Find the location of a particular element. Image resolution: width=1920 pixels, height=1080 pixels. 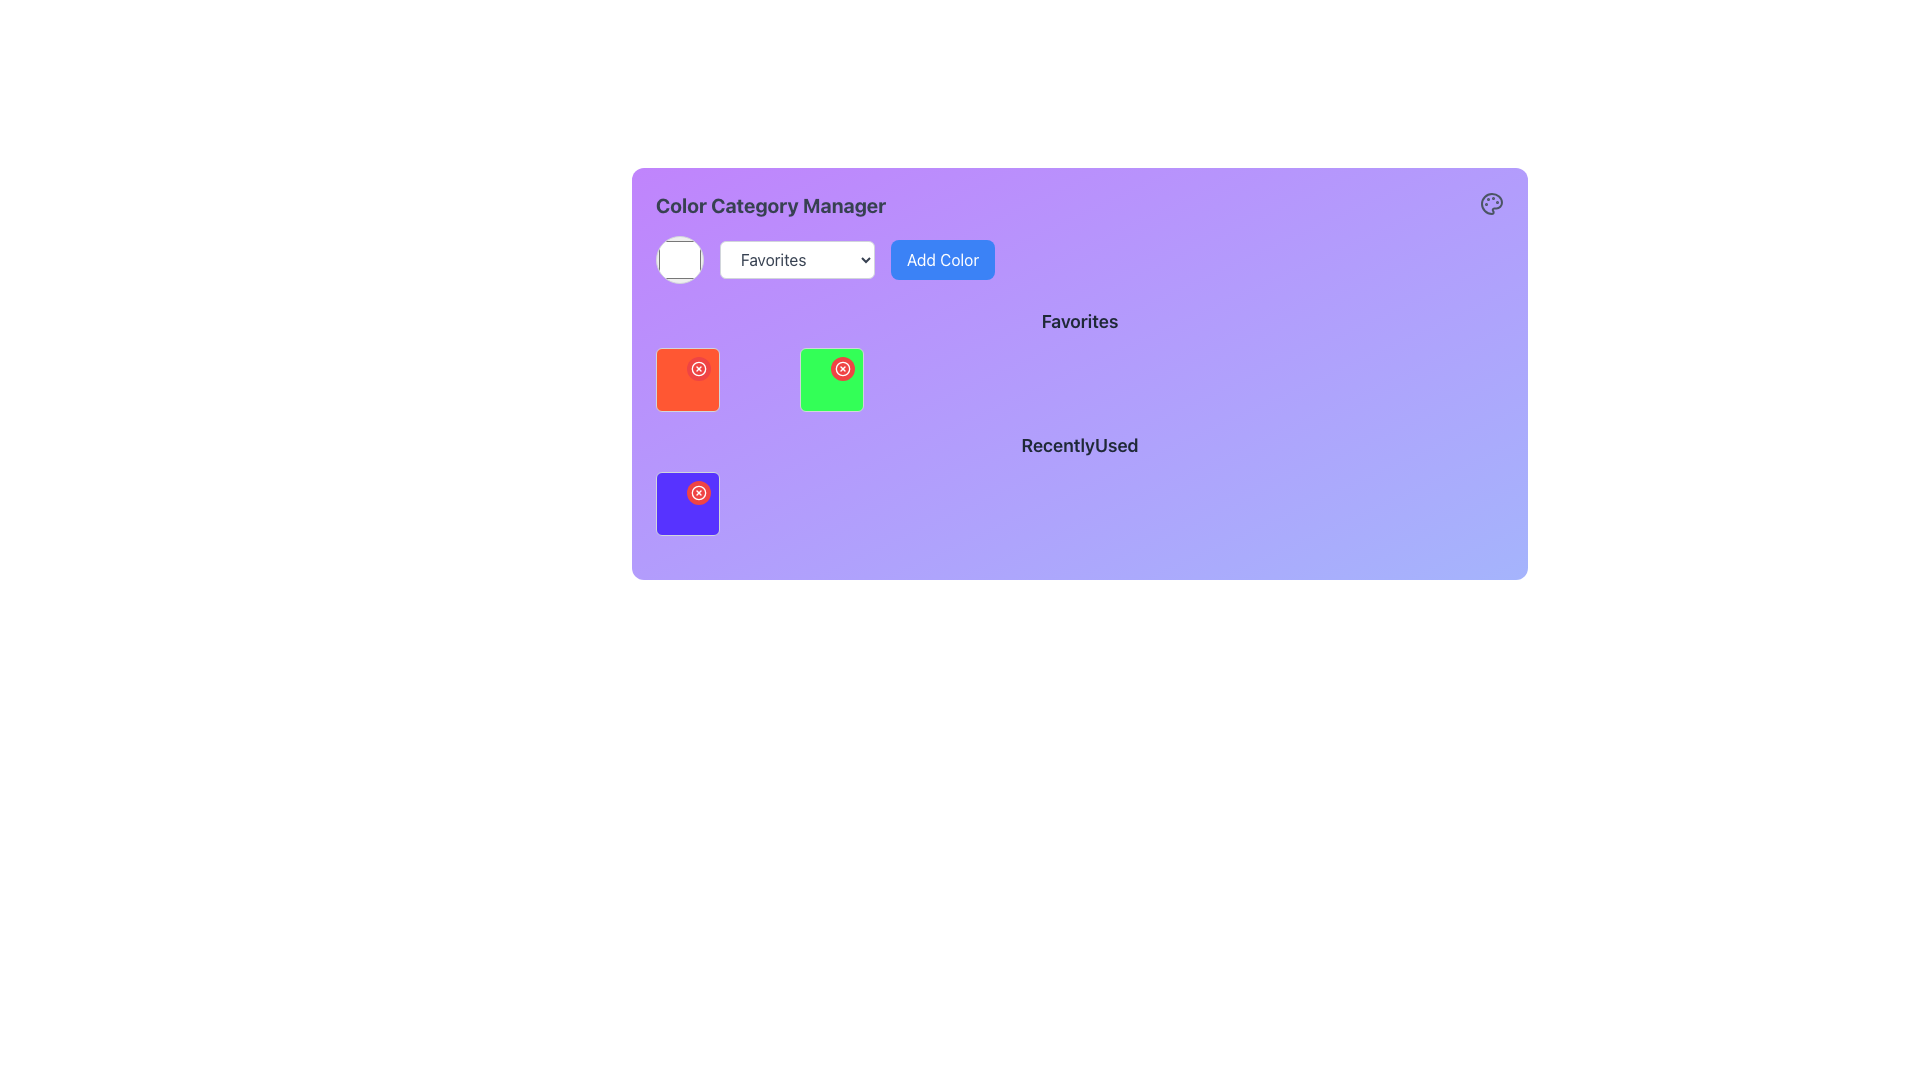

the Circular Color Button, which serves as an interactive color picker for selecting or viewing white as the chosen color is located at coordinates (680, 258).